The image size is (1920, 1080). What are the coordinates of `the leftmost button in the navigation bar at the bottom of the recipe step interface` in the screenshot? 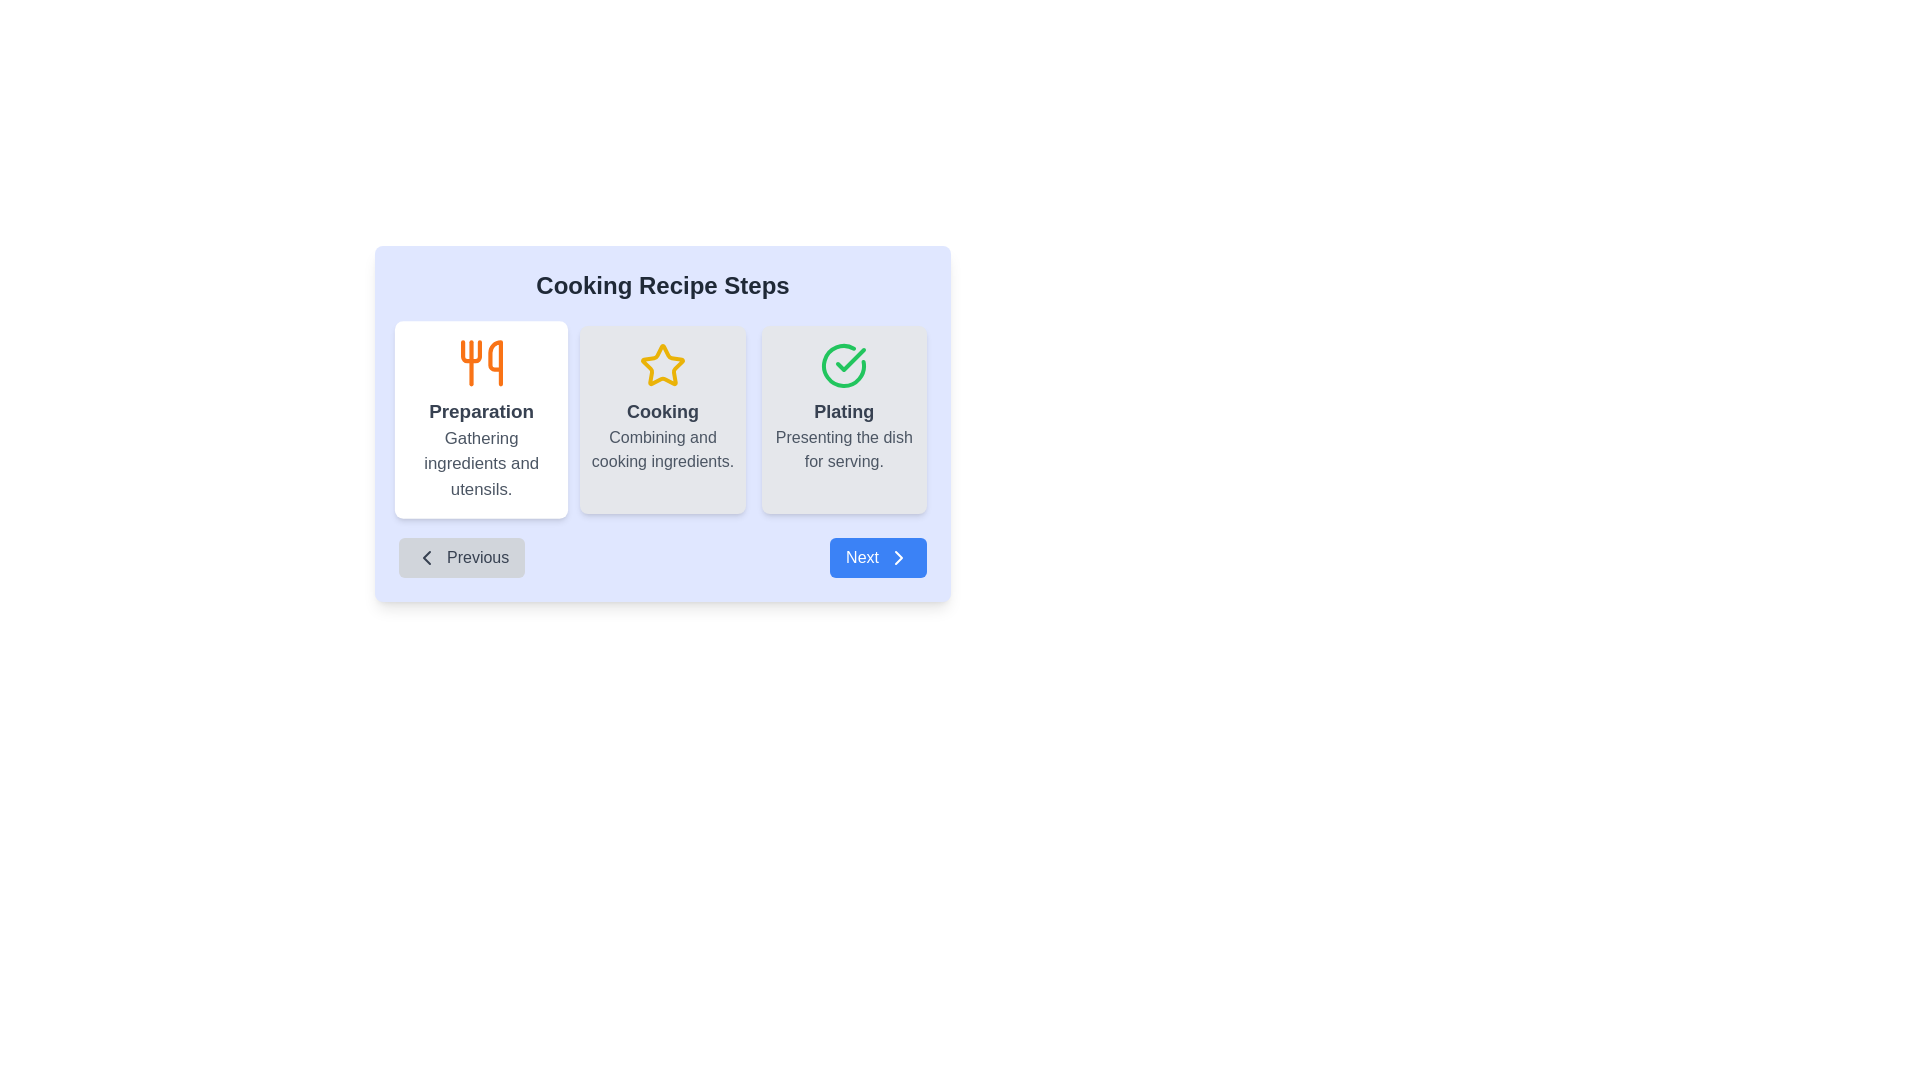 It's located at (461, 558).